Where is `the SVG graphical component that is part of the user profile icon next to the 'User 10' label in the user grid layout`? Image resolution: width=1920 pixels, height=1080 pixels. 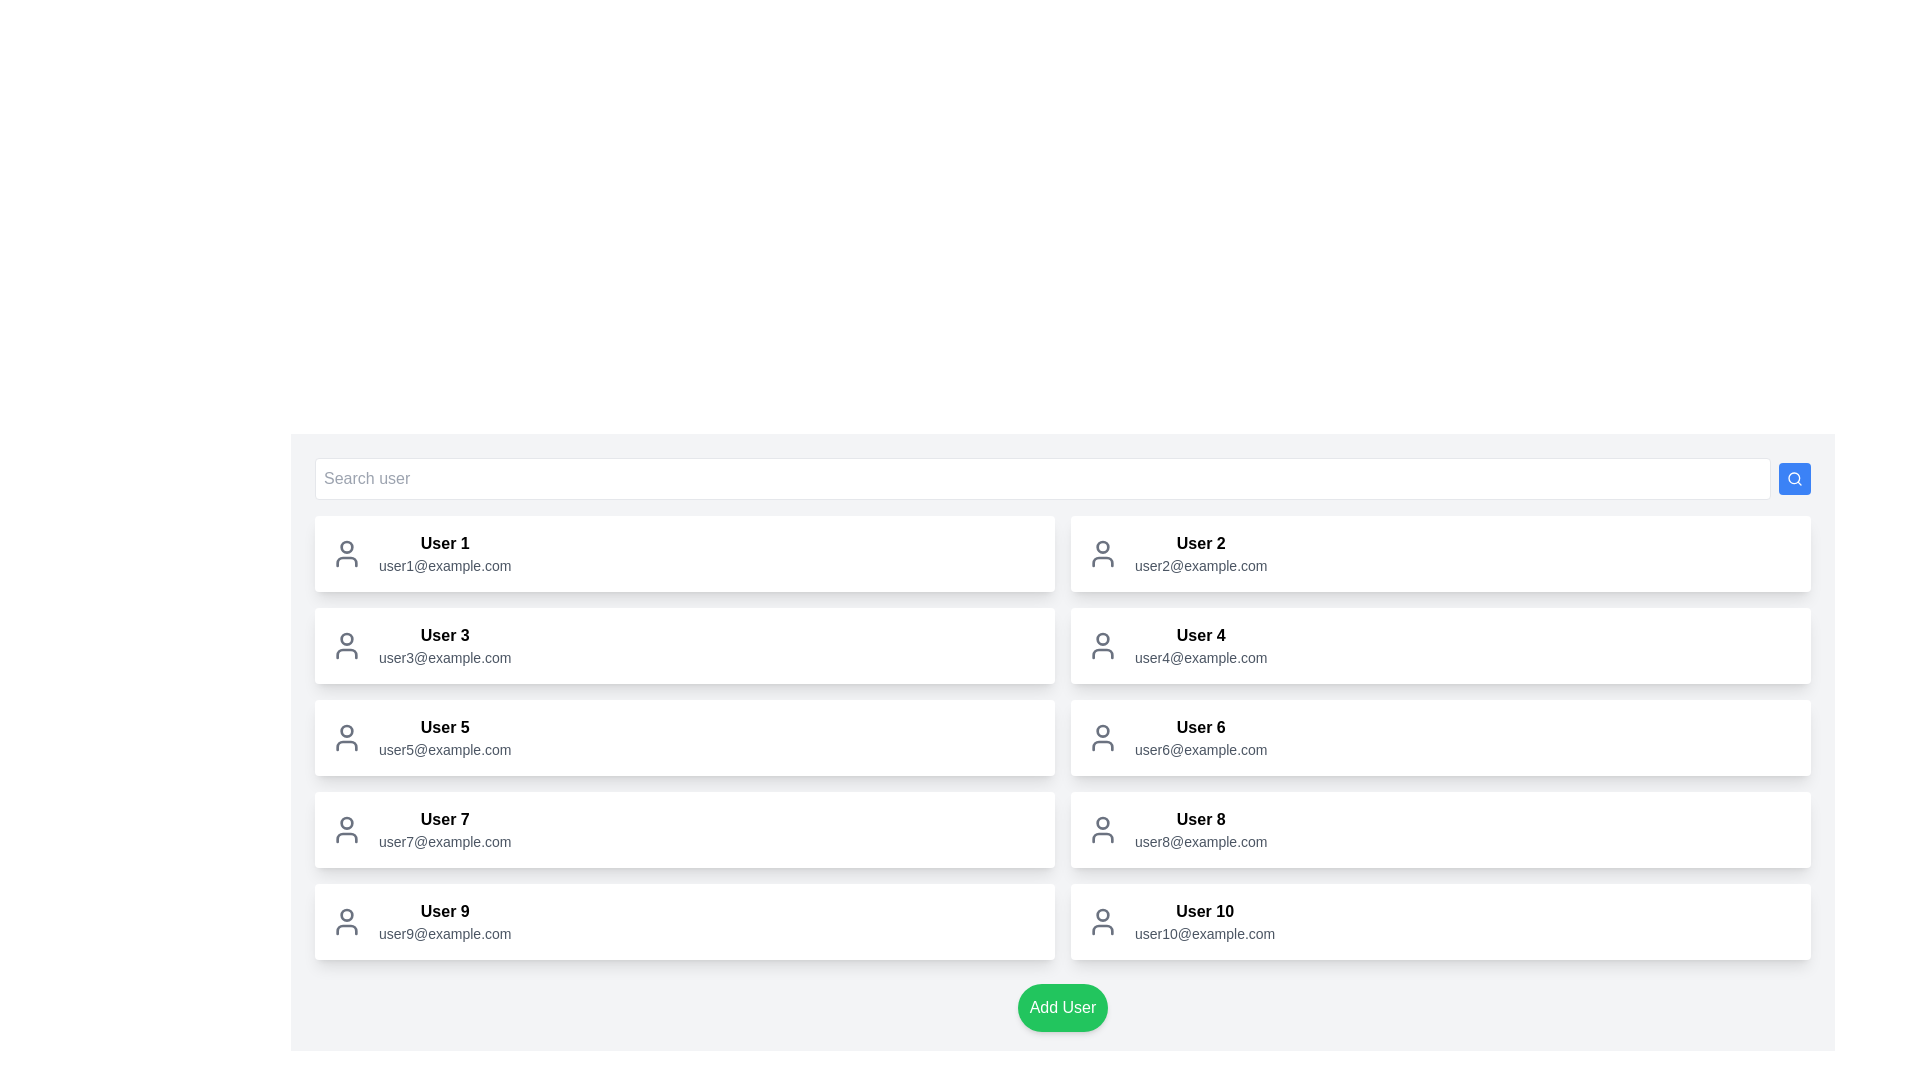 the SVG graphical component that is part of the user profile icon next to the 'User 10' label in the user grid layout is located at coordinates (1102, 914).